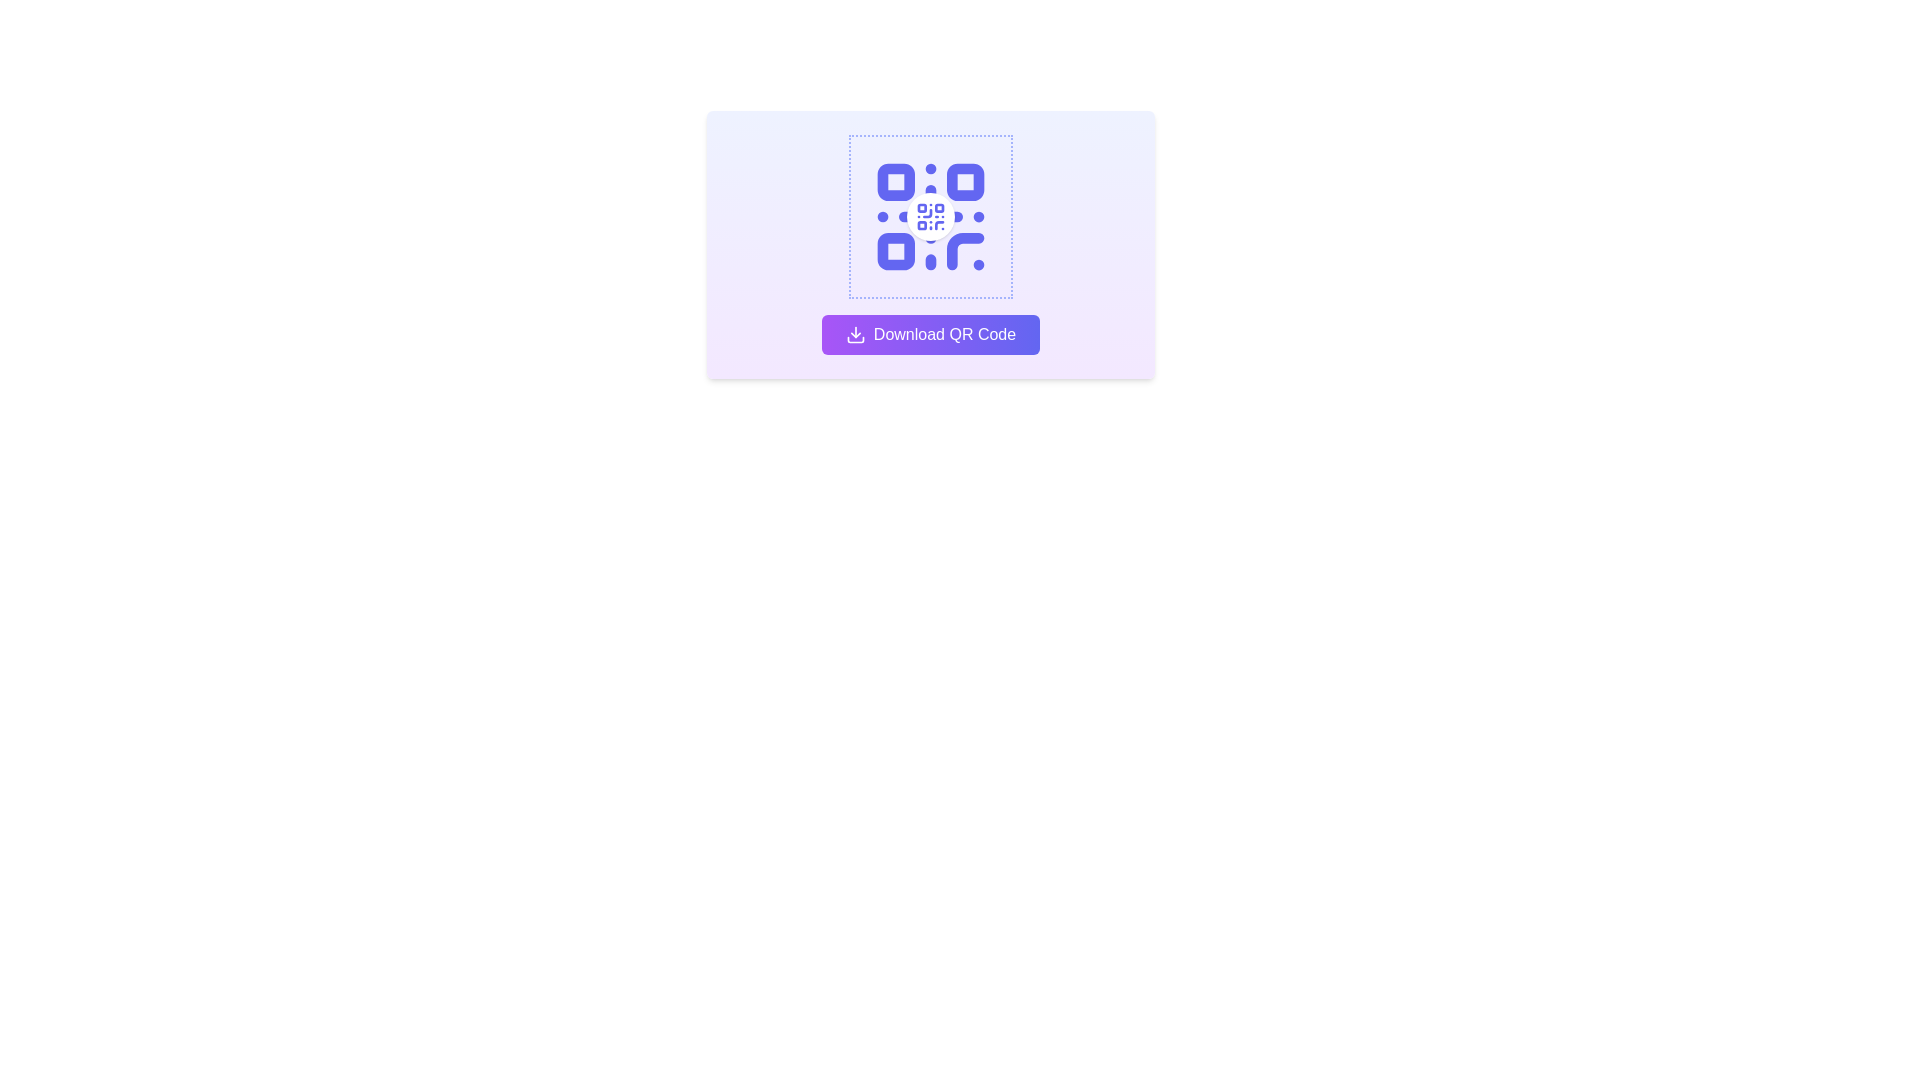 The height and width of the screenshot is (1080, 1920). Describe the element at coordinates (930, 216) in the screenshot. I see `the QR code graphic representation, which is visually identifiable by its dotted indigo border and is positioned above the 'Download QR Code' button` at that location.